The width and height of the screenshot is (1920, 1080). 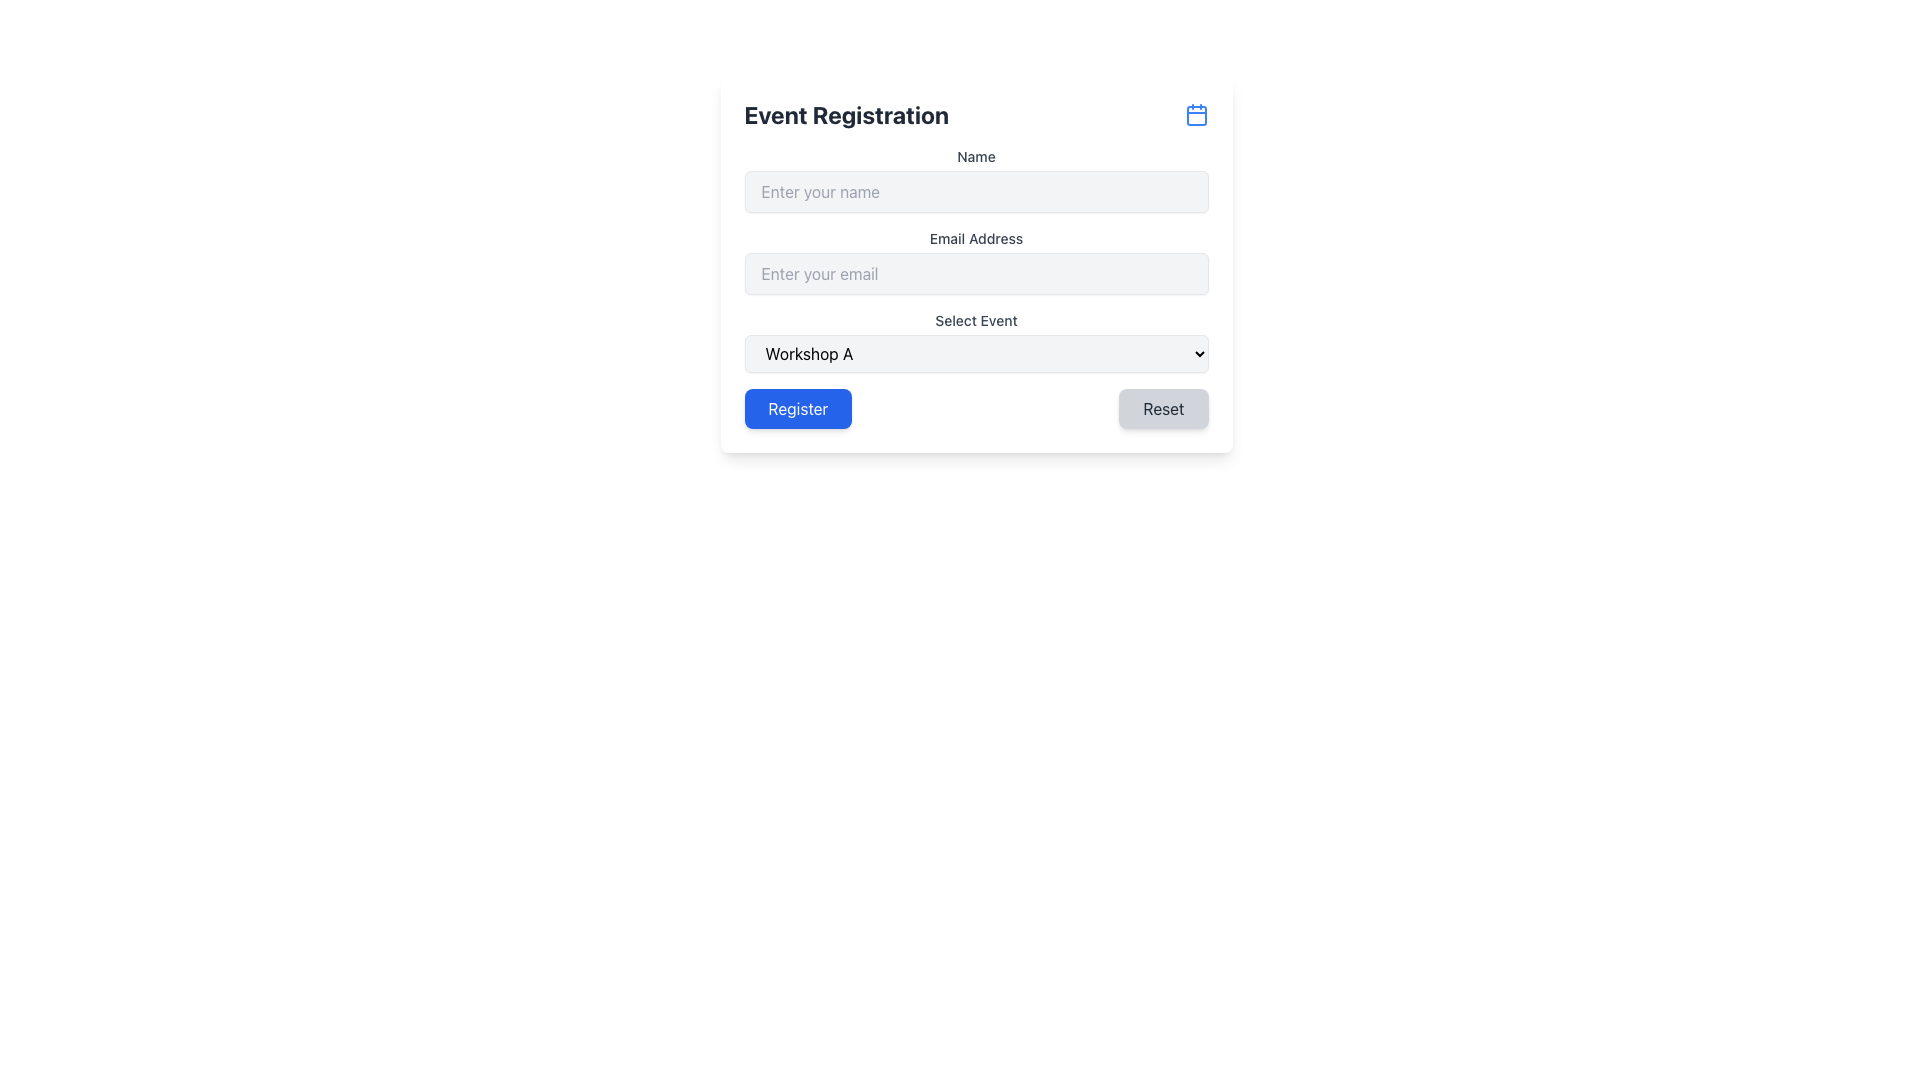 What do you see at coordinates (976, 353) in the screenshot?
I see `an option from the dropdown menu labeled 'Select Event' located in the middle of the form under the 'Email Address' field` at bounding box center [976, 353].